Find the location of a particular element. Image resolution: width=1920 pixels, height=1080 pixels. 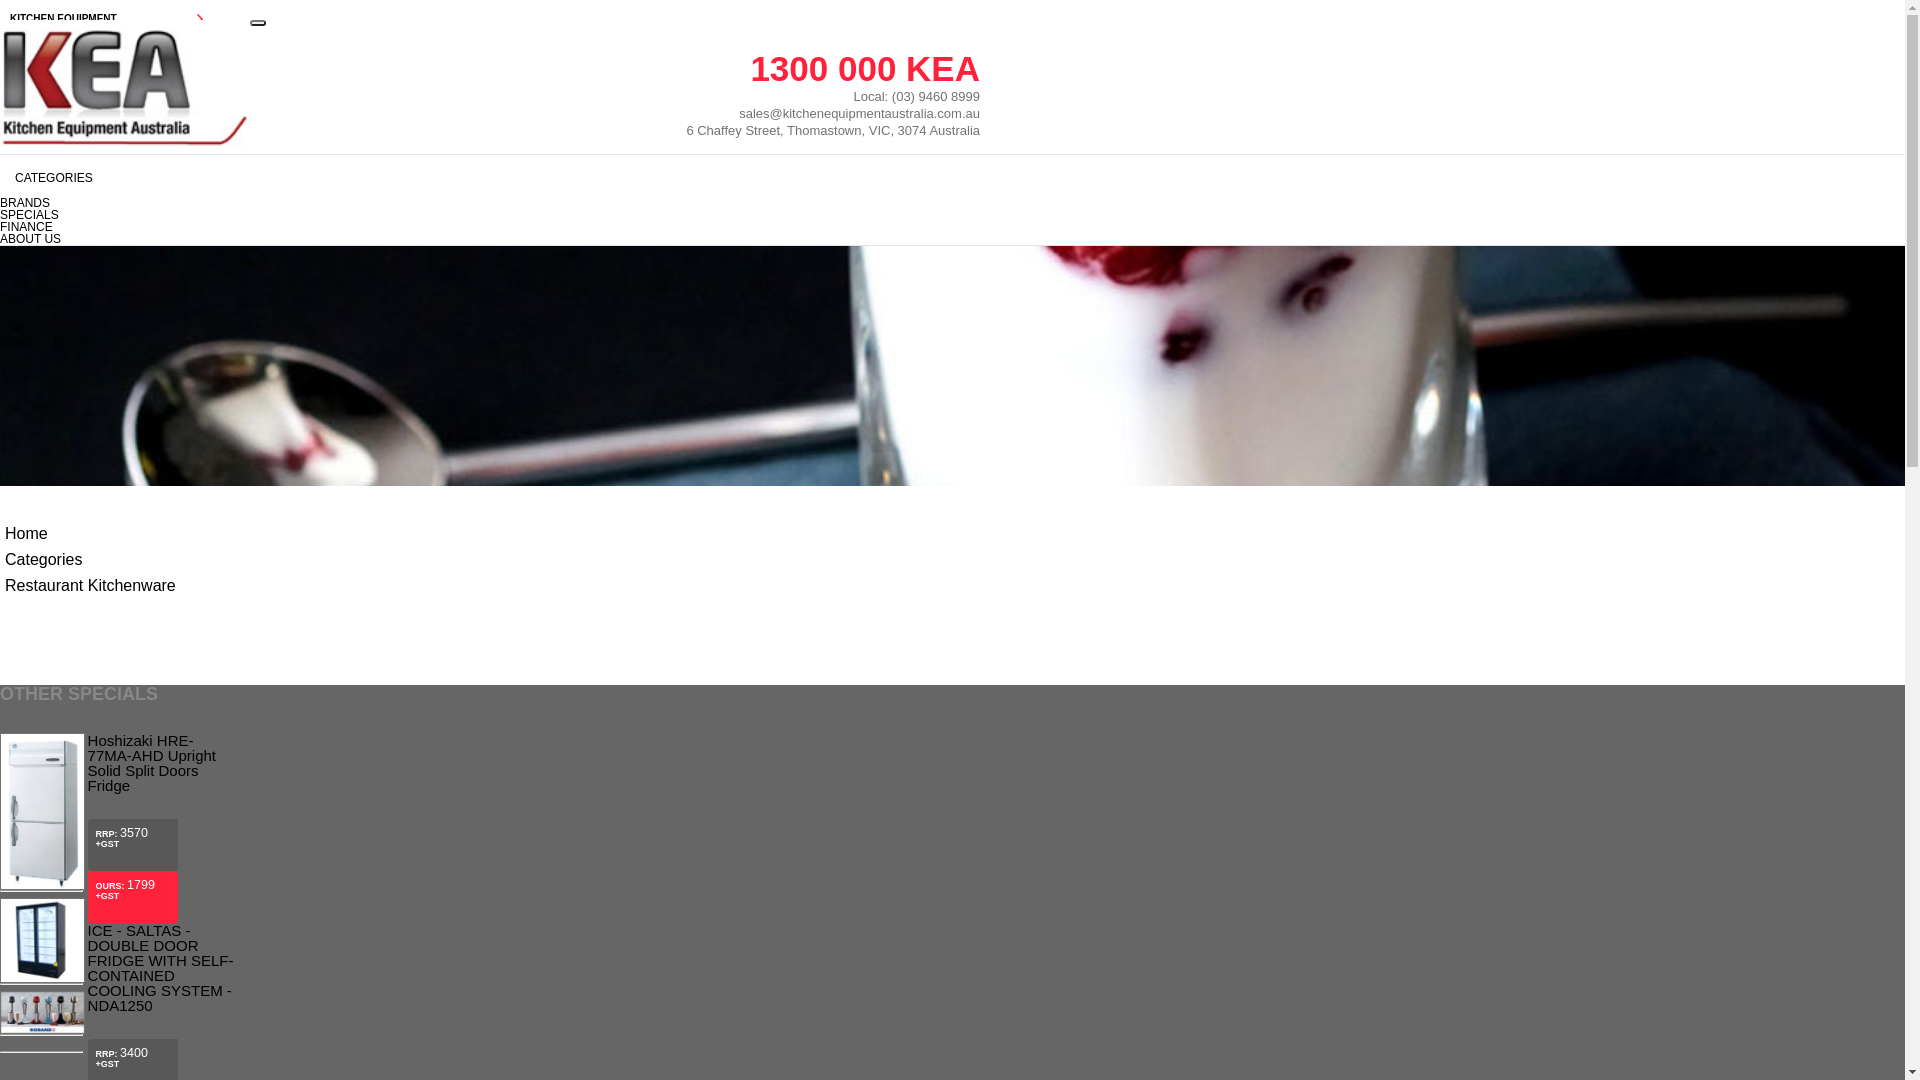

'CATEGORIES' is located at coordinates (489, 177).